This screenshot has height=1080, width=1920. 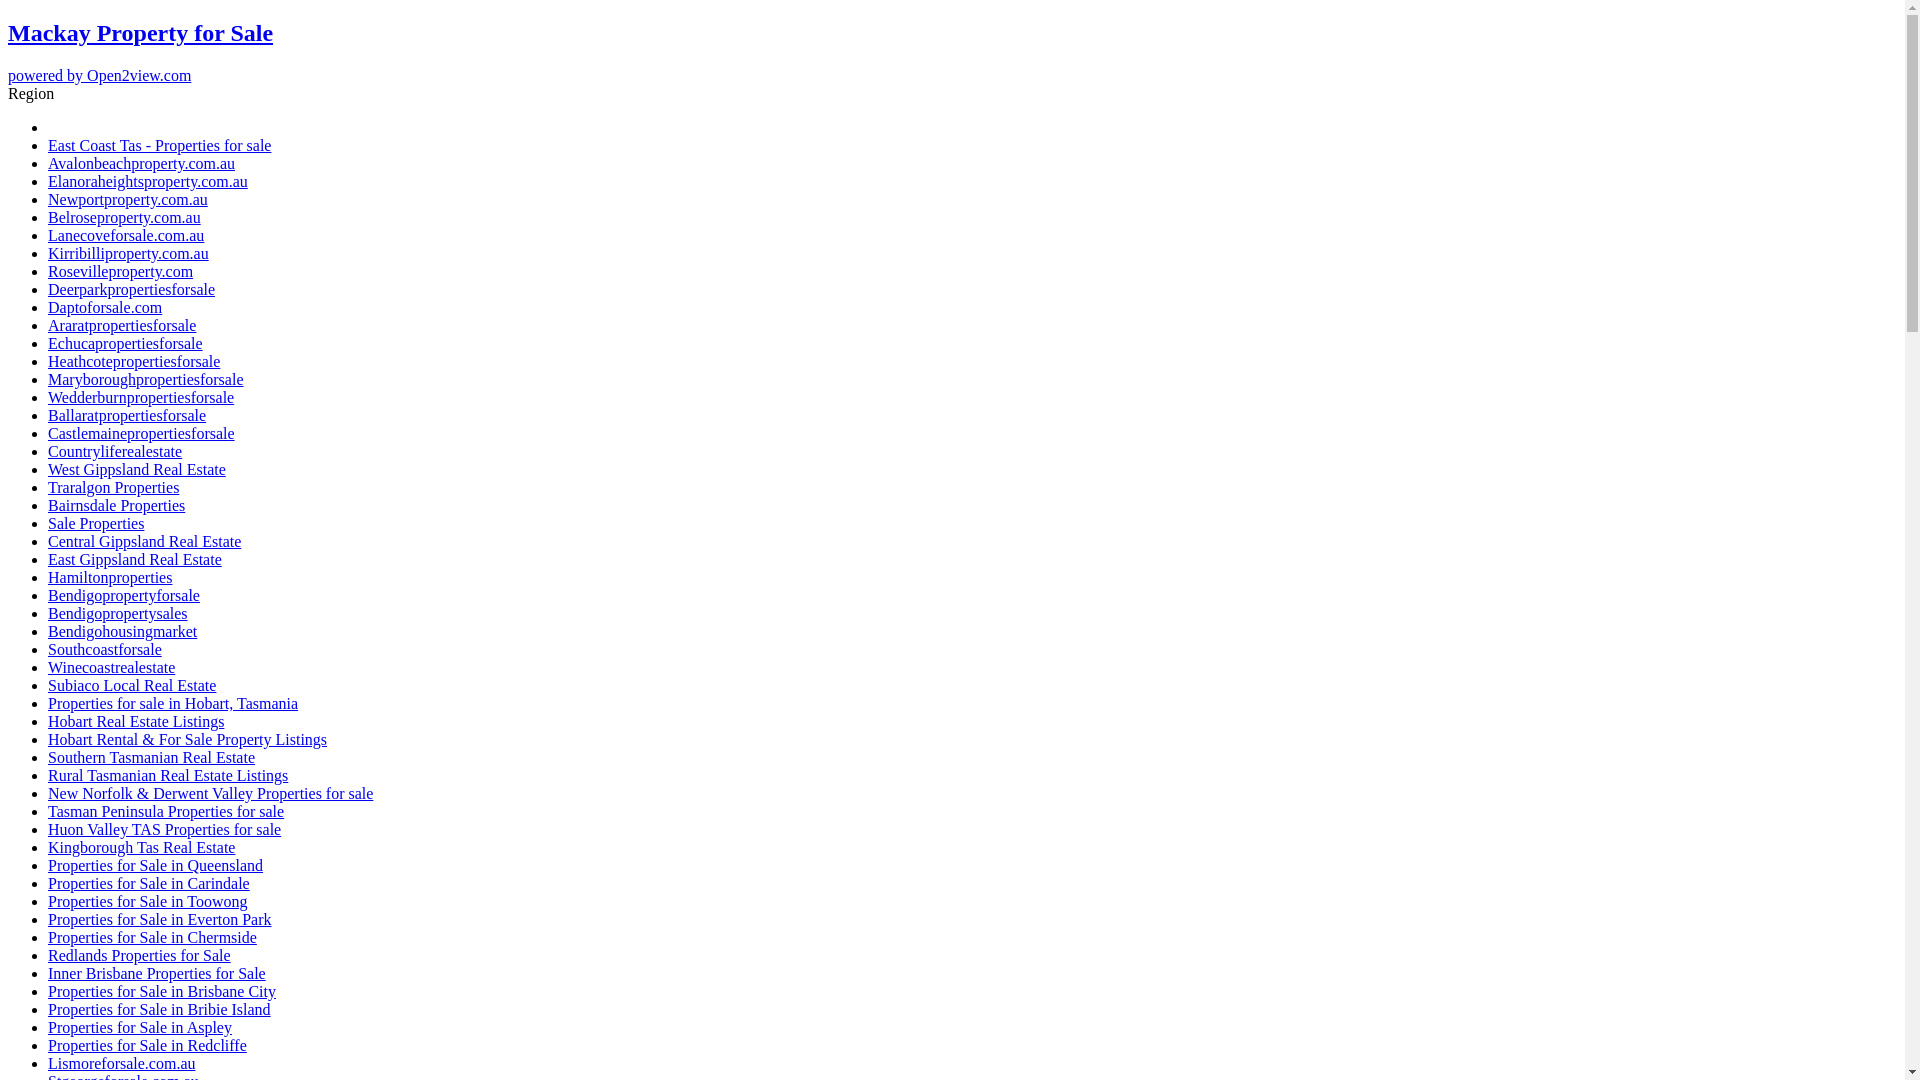 What do you see at coordinates (166, 811) in the screenshot?
I see `'Tasman Peninsula Properties for sale'` at bounding box center [166, 811].